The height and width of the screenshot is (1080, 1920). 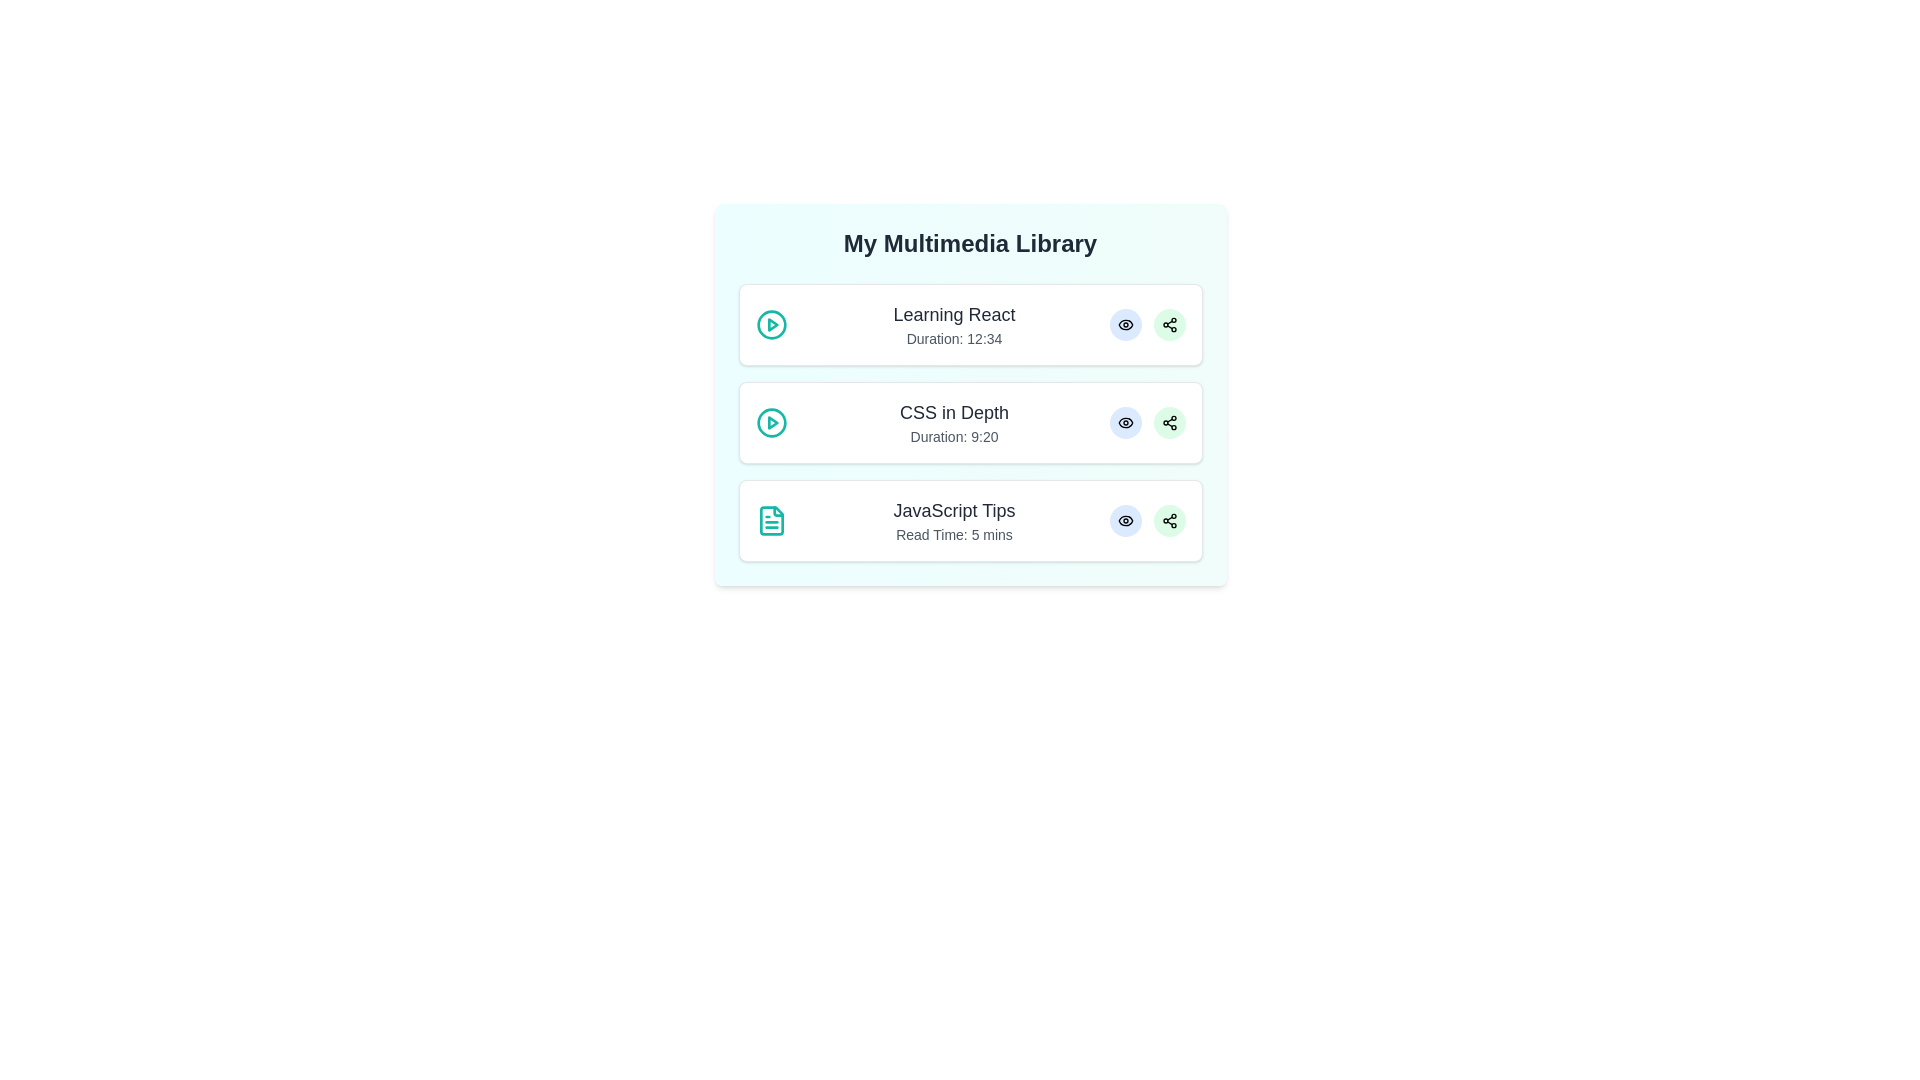 I want to click on 'Preview' button for the media item titled 'CSS in Depth', so click(x=1125, y=422).